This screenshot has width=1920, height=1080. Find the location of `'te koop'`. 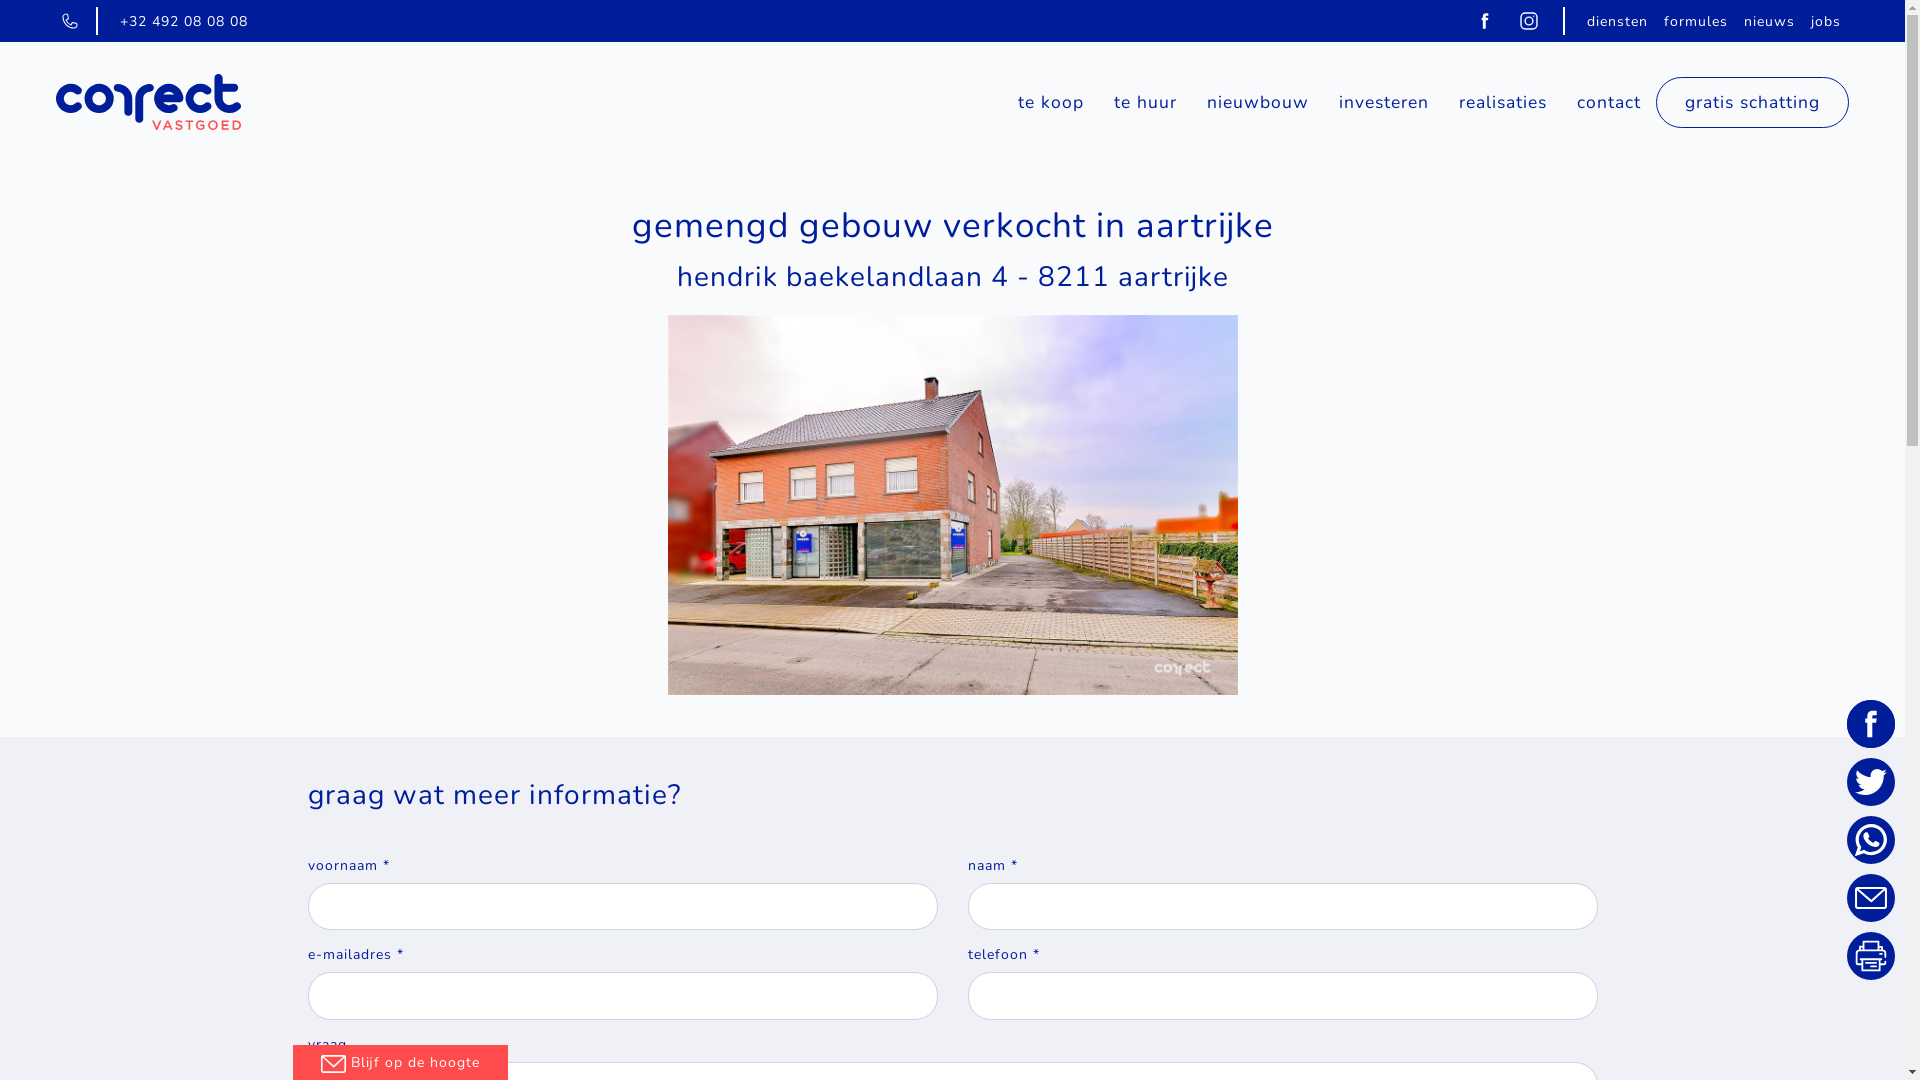

'te koop' is located at coordinates (1050, 101).